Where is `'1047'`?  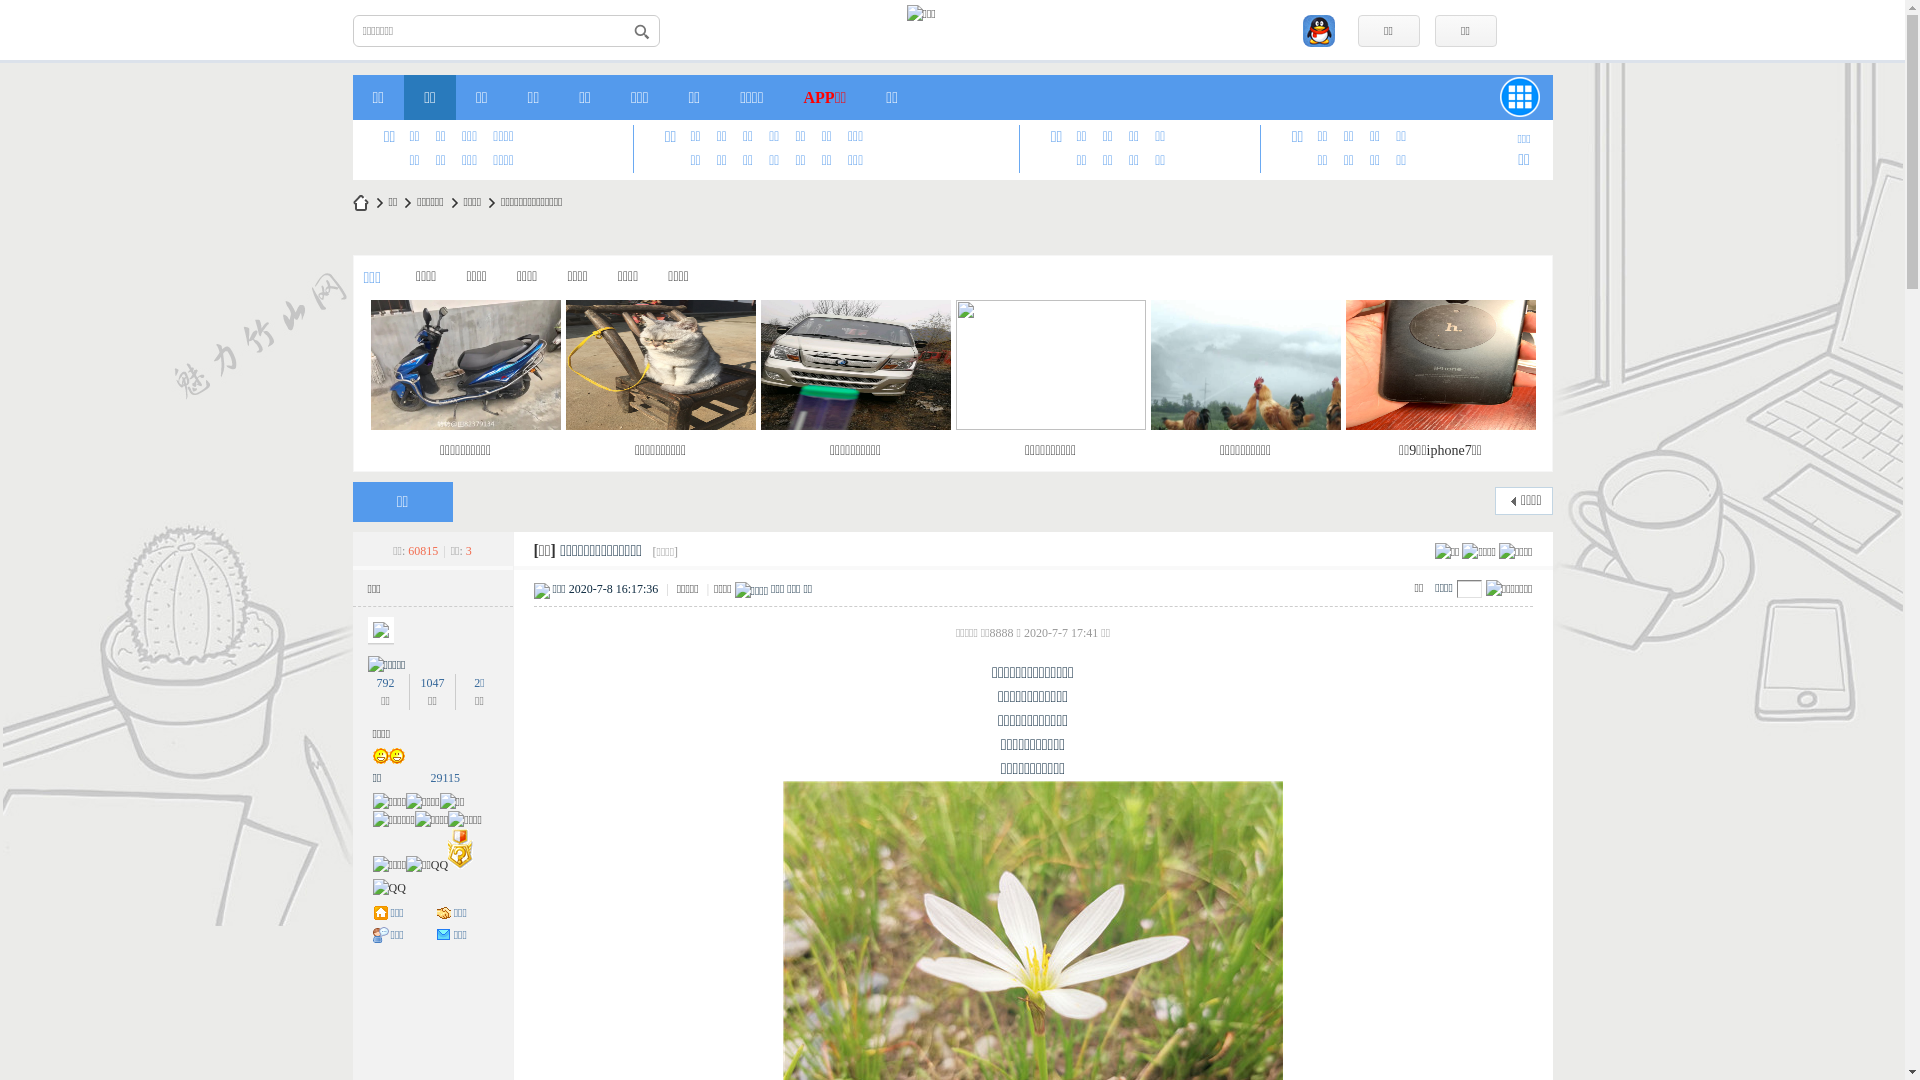 '1047' is located at coordinates (431, 681).